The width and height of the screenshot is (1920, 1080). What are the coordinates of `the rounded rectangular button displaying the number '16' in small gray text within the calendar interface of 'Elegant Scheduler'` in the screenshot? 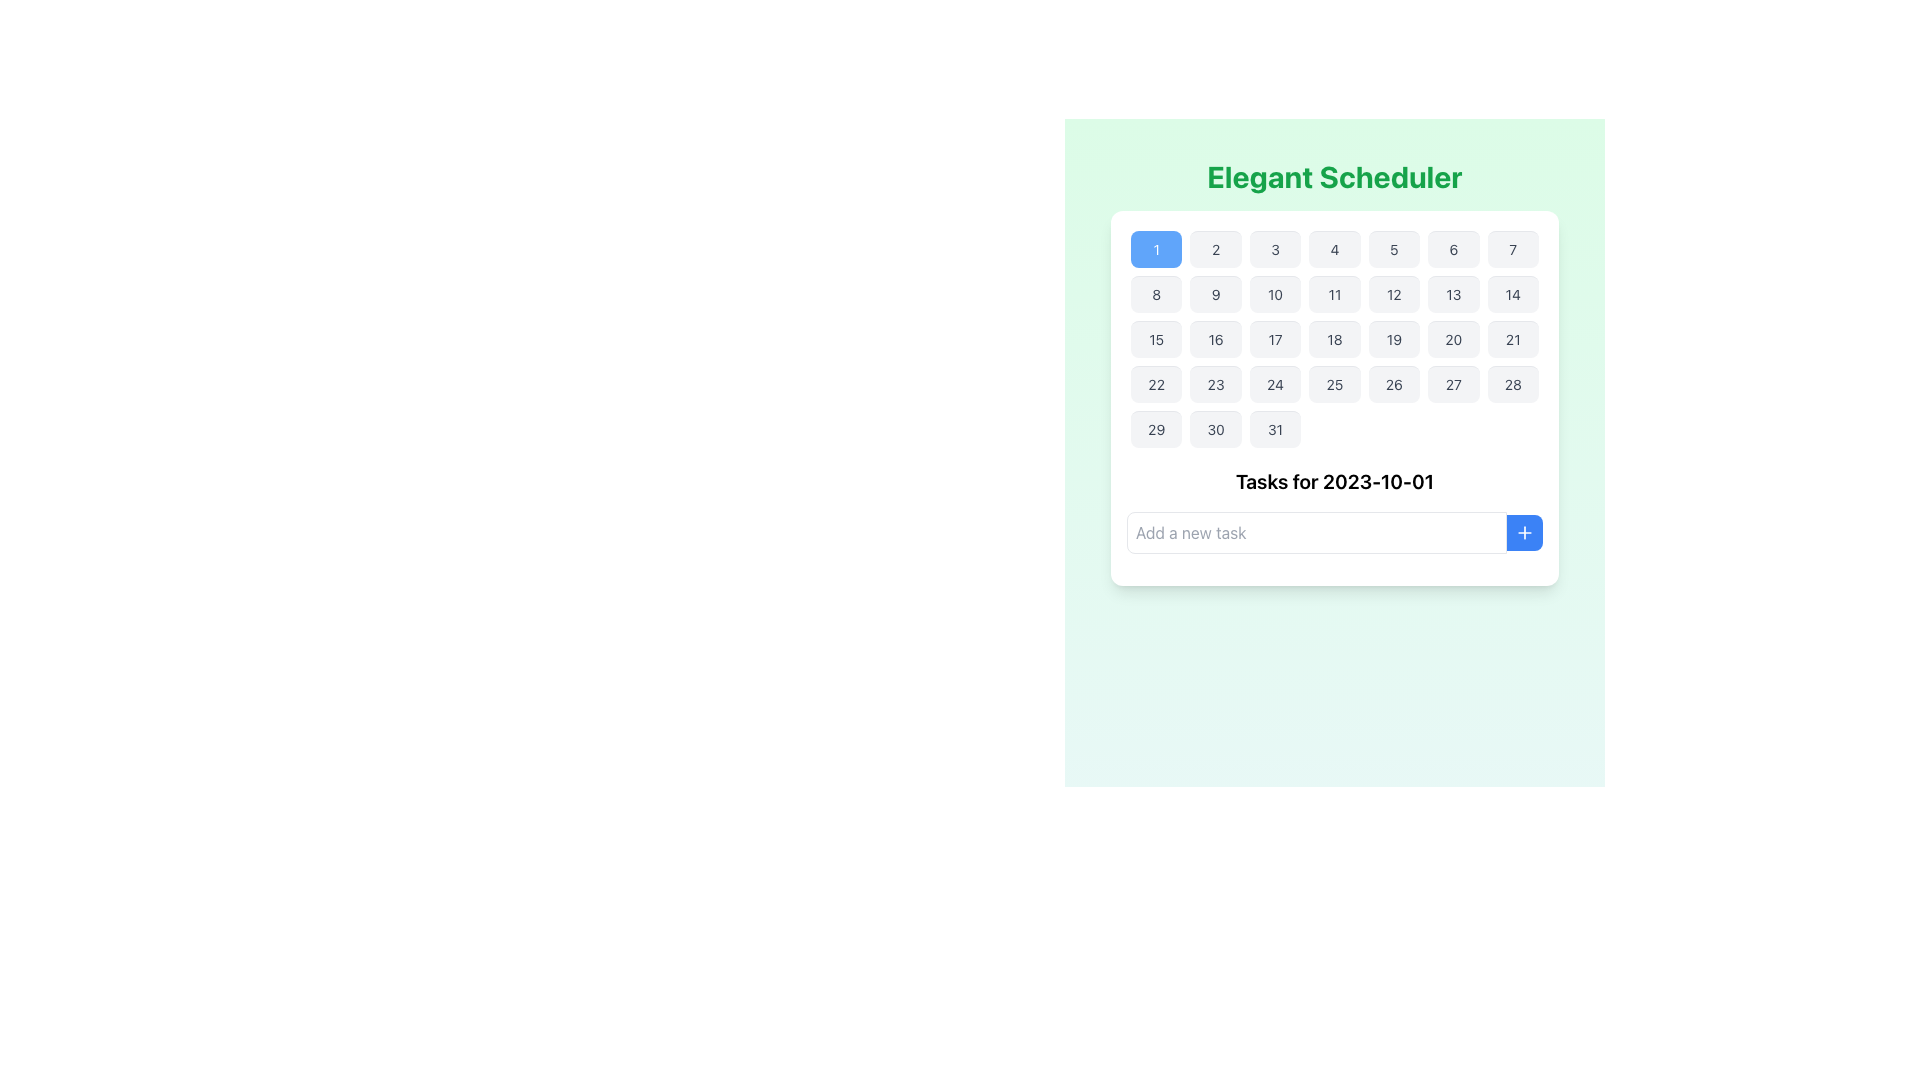 It's located at (1215, 338).